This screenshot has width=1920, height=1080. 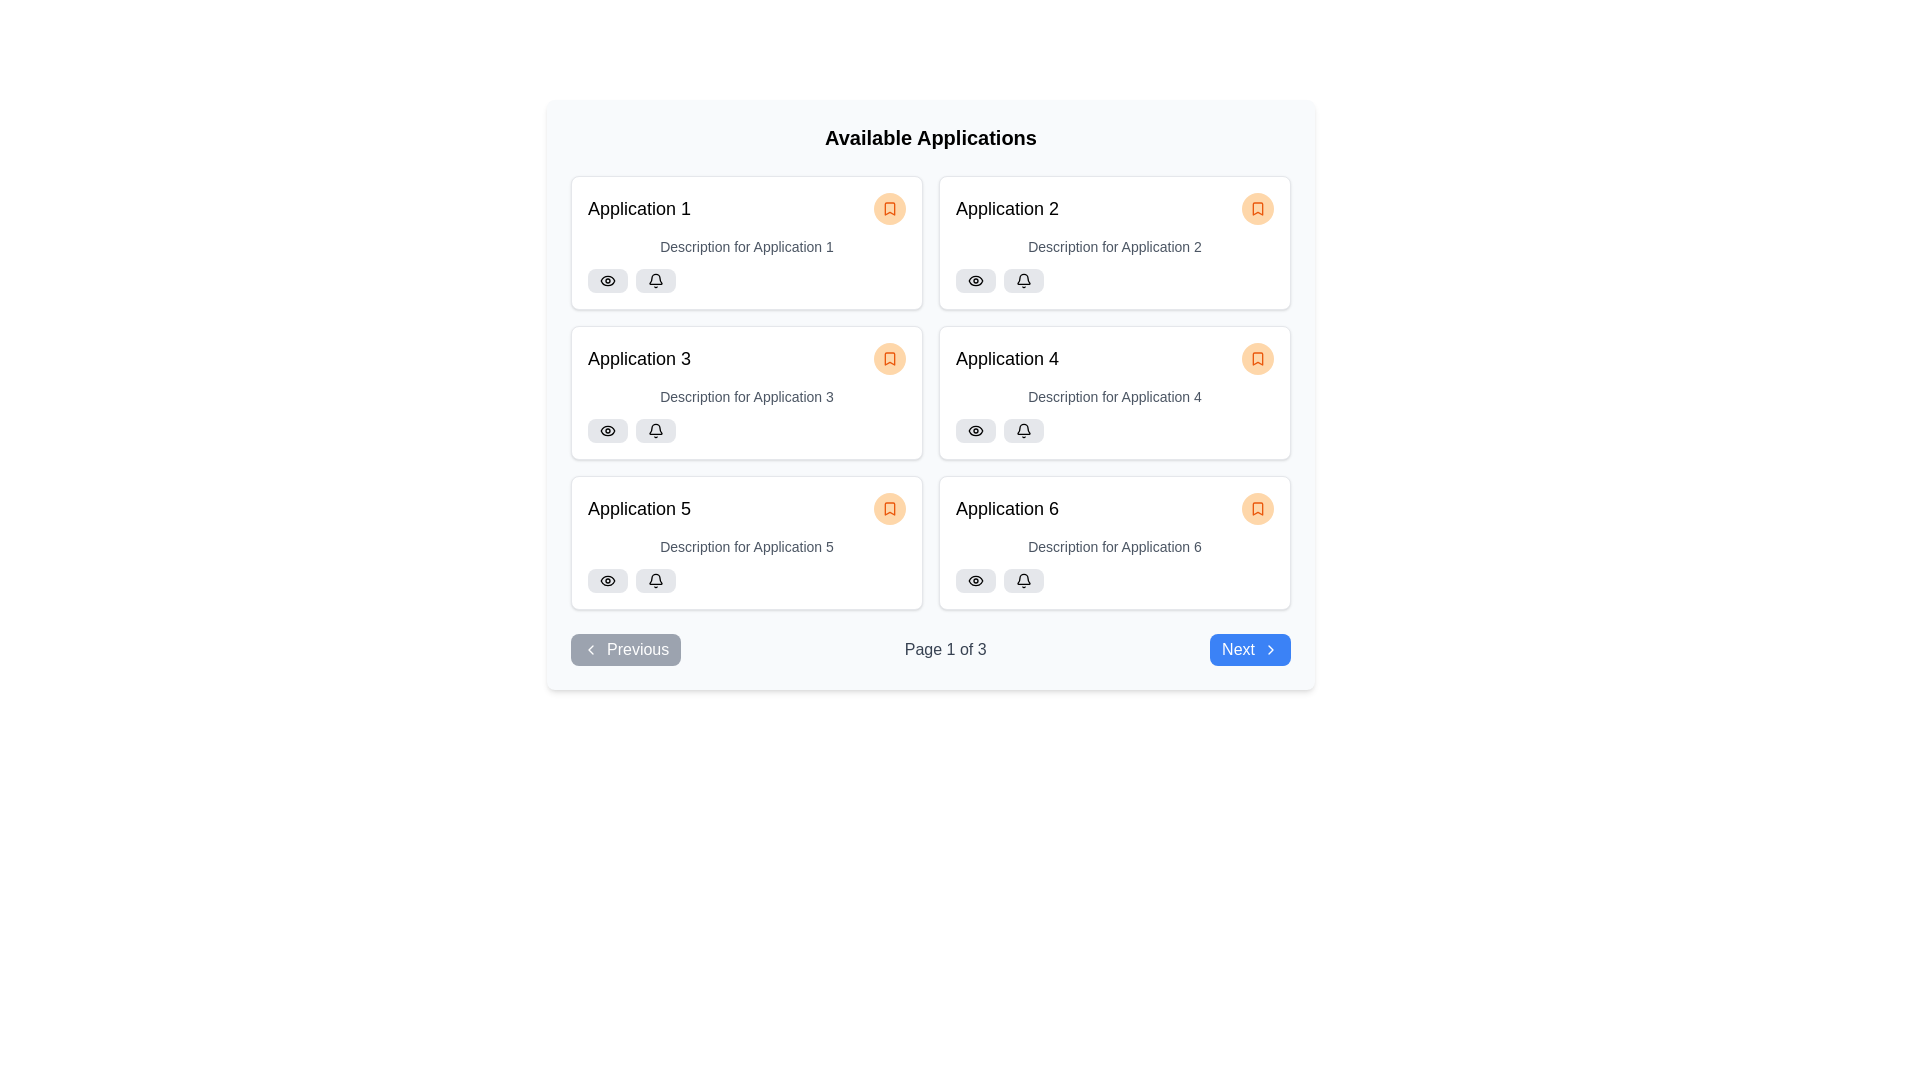 I want to click on the eye-shaped icon button located in the action section of the sixth application card, positioned to the left of the bell icon in the bottom-right corner action bar, so click(x=975, y=581).